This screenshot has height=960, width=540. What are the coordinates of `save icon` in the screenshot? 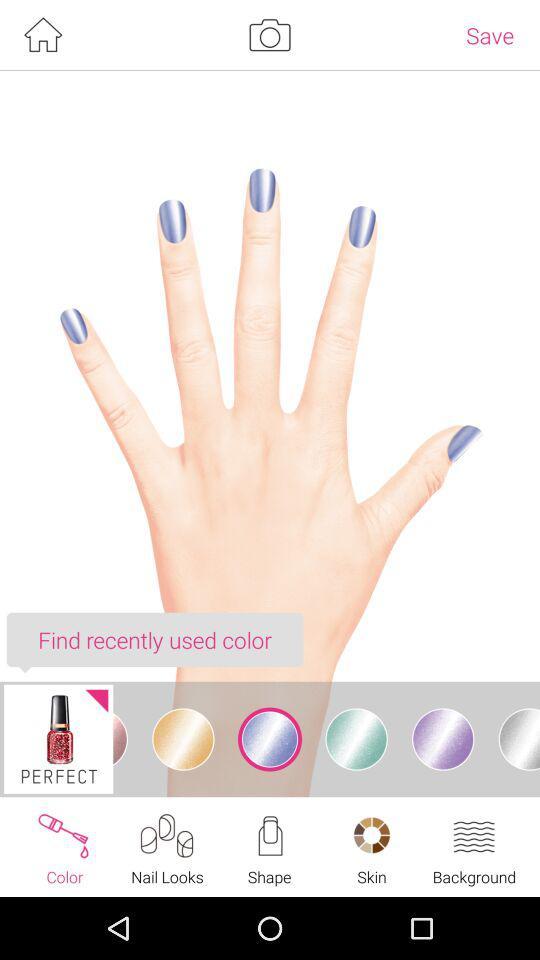 It's located at (489, 34).